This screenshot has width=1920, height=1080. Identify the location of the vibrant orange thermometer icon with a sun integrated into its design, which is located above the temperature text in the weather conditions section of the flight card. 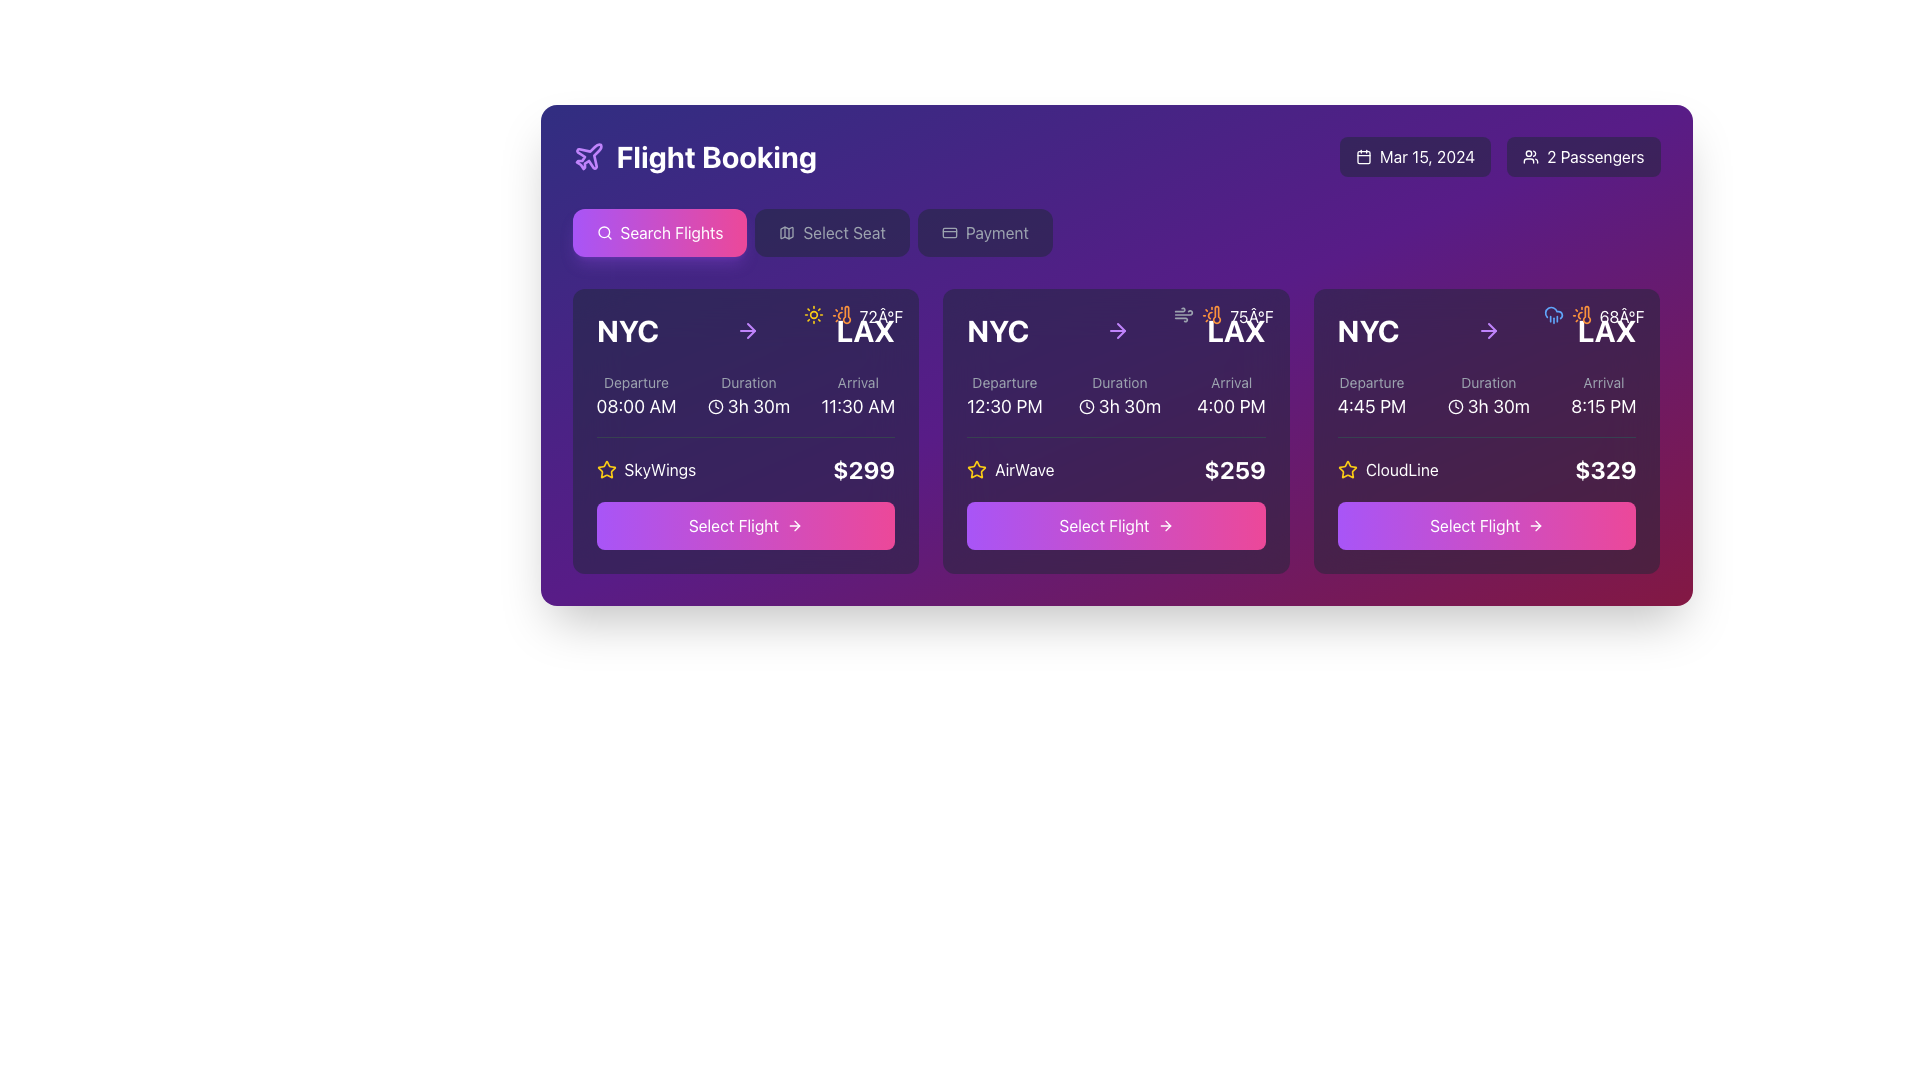
(1580, 315).